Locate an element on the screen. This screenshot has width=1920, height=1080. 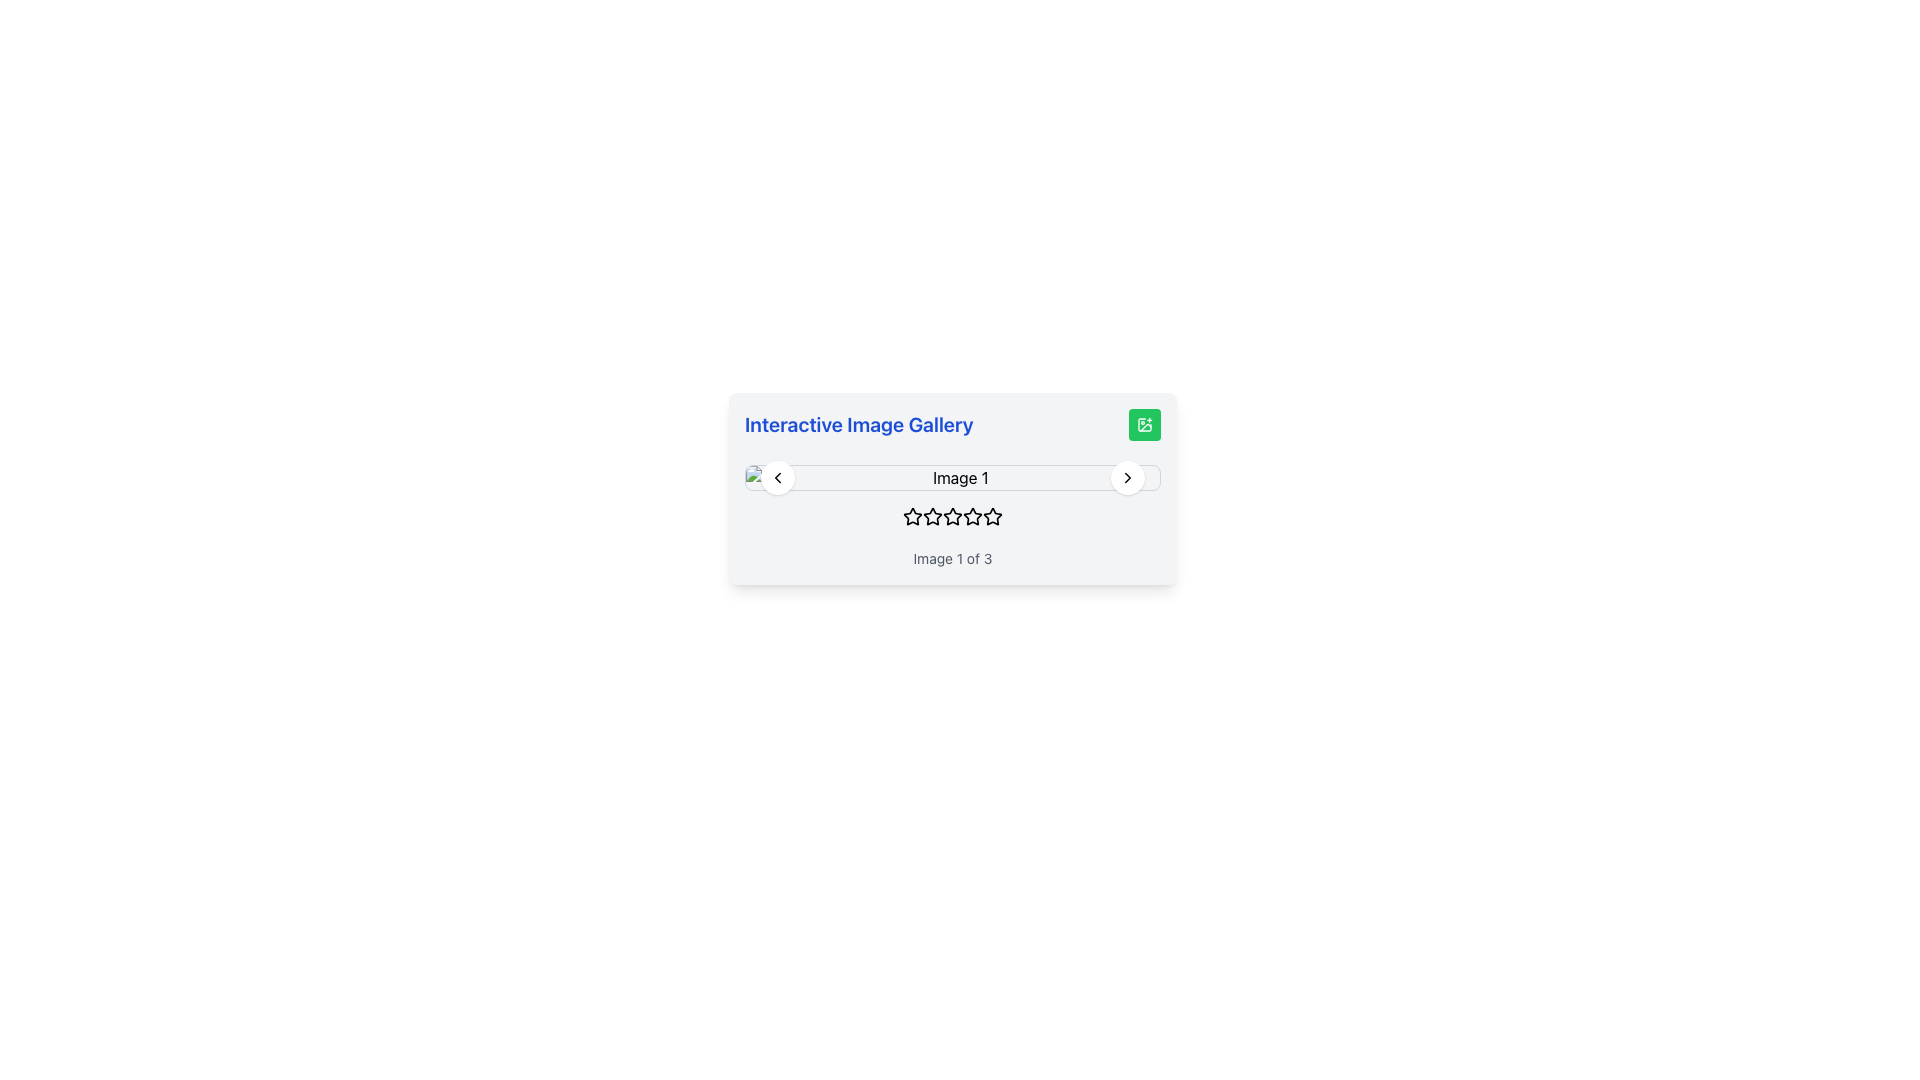
the second star icon in the star-based rating system is located at coordinates (931, 515).